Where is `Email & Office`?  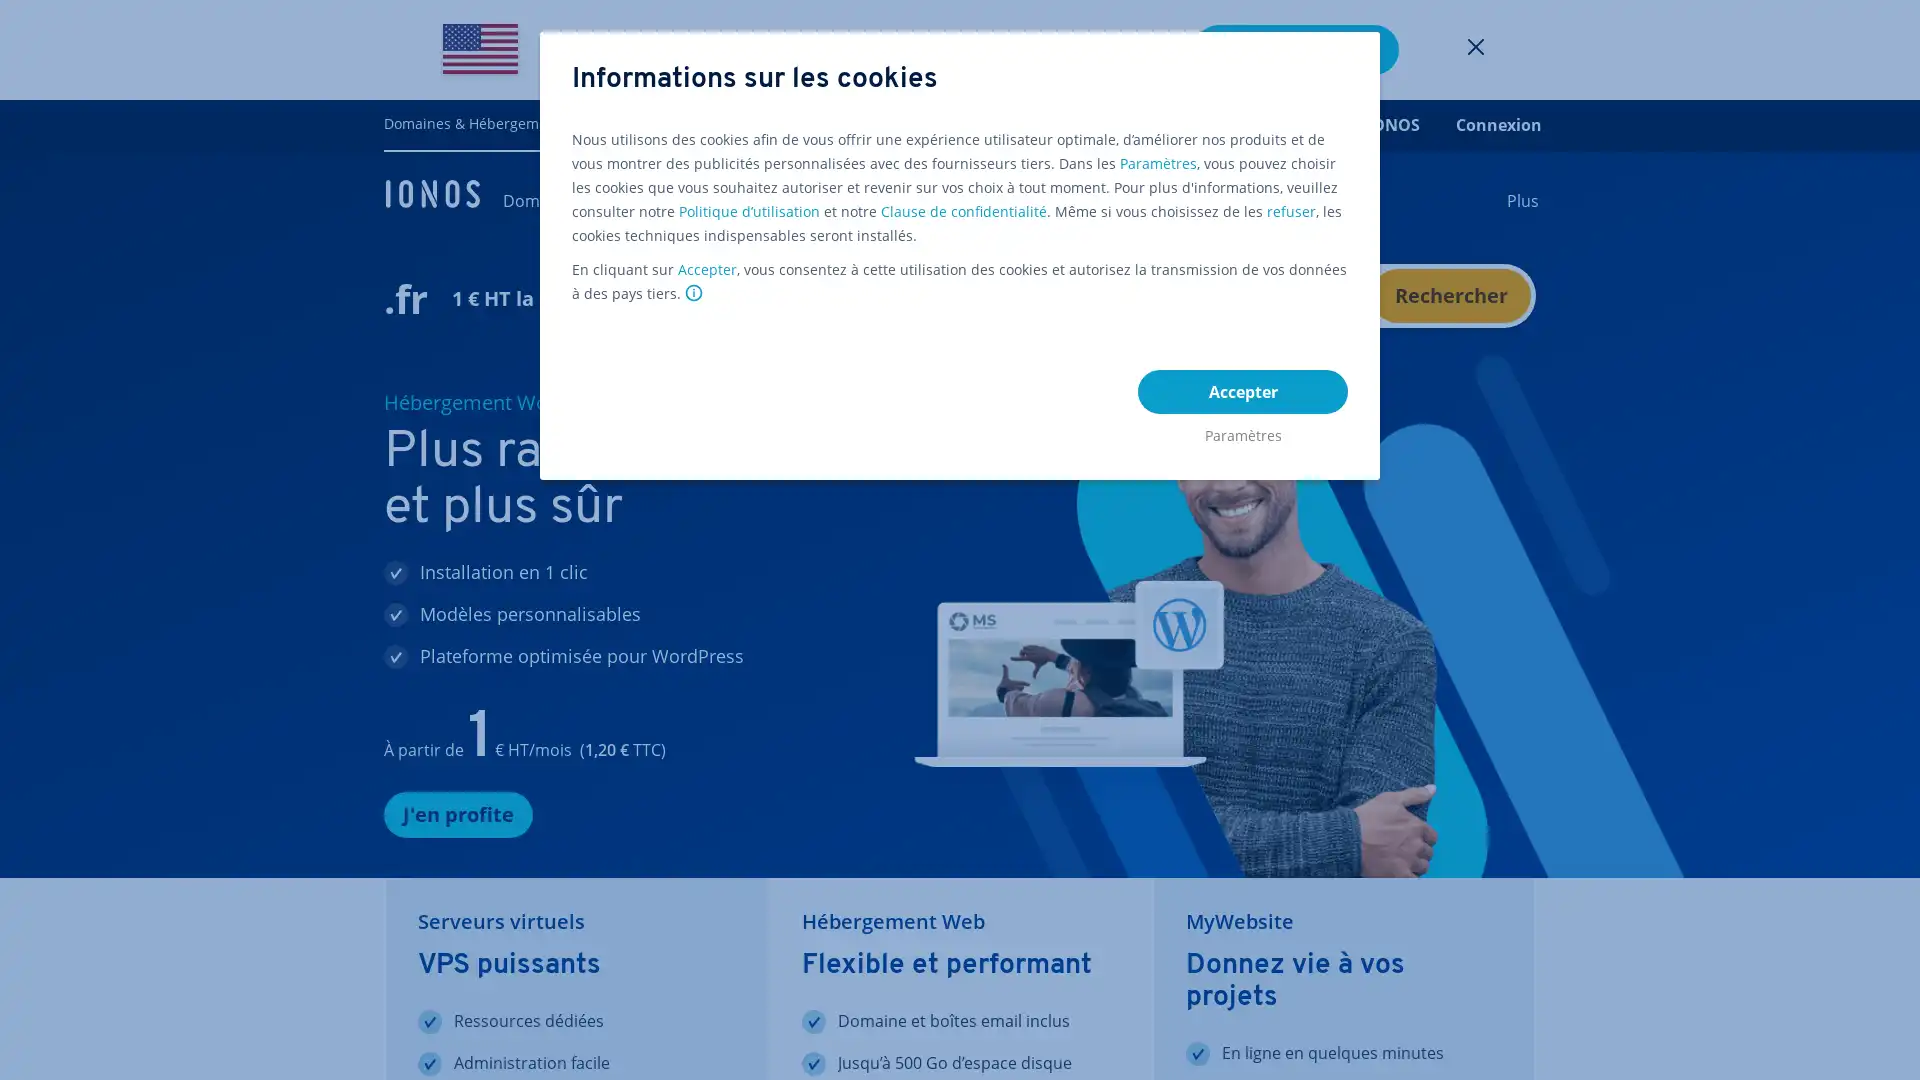 Email & Office is located at coordinates (1149, 200).